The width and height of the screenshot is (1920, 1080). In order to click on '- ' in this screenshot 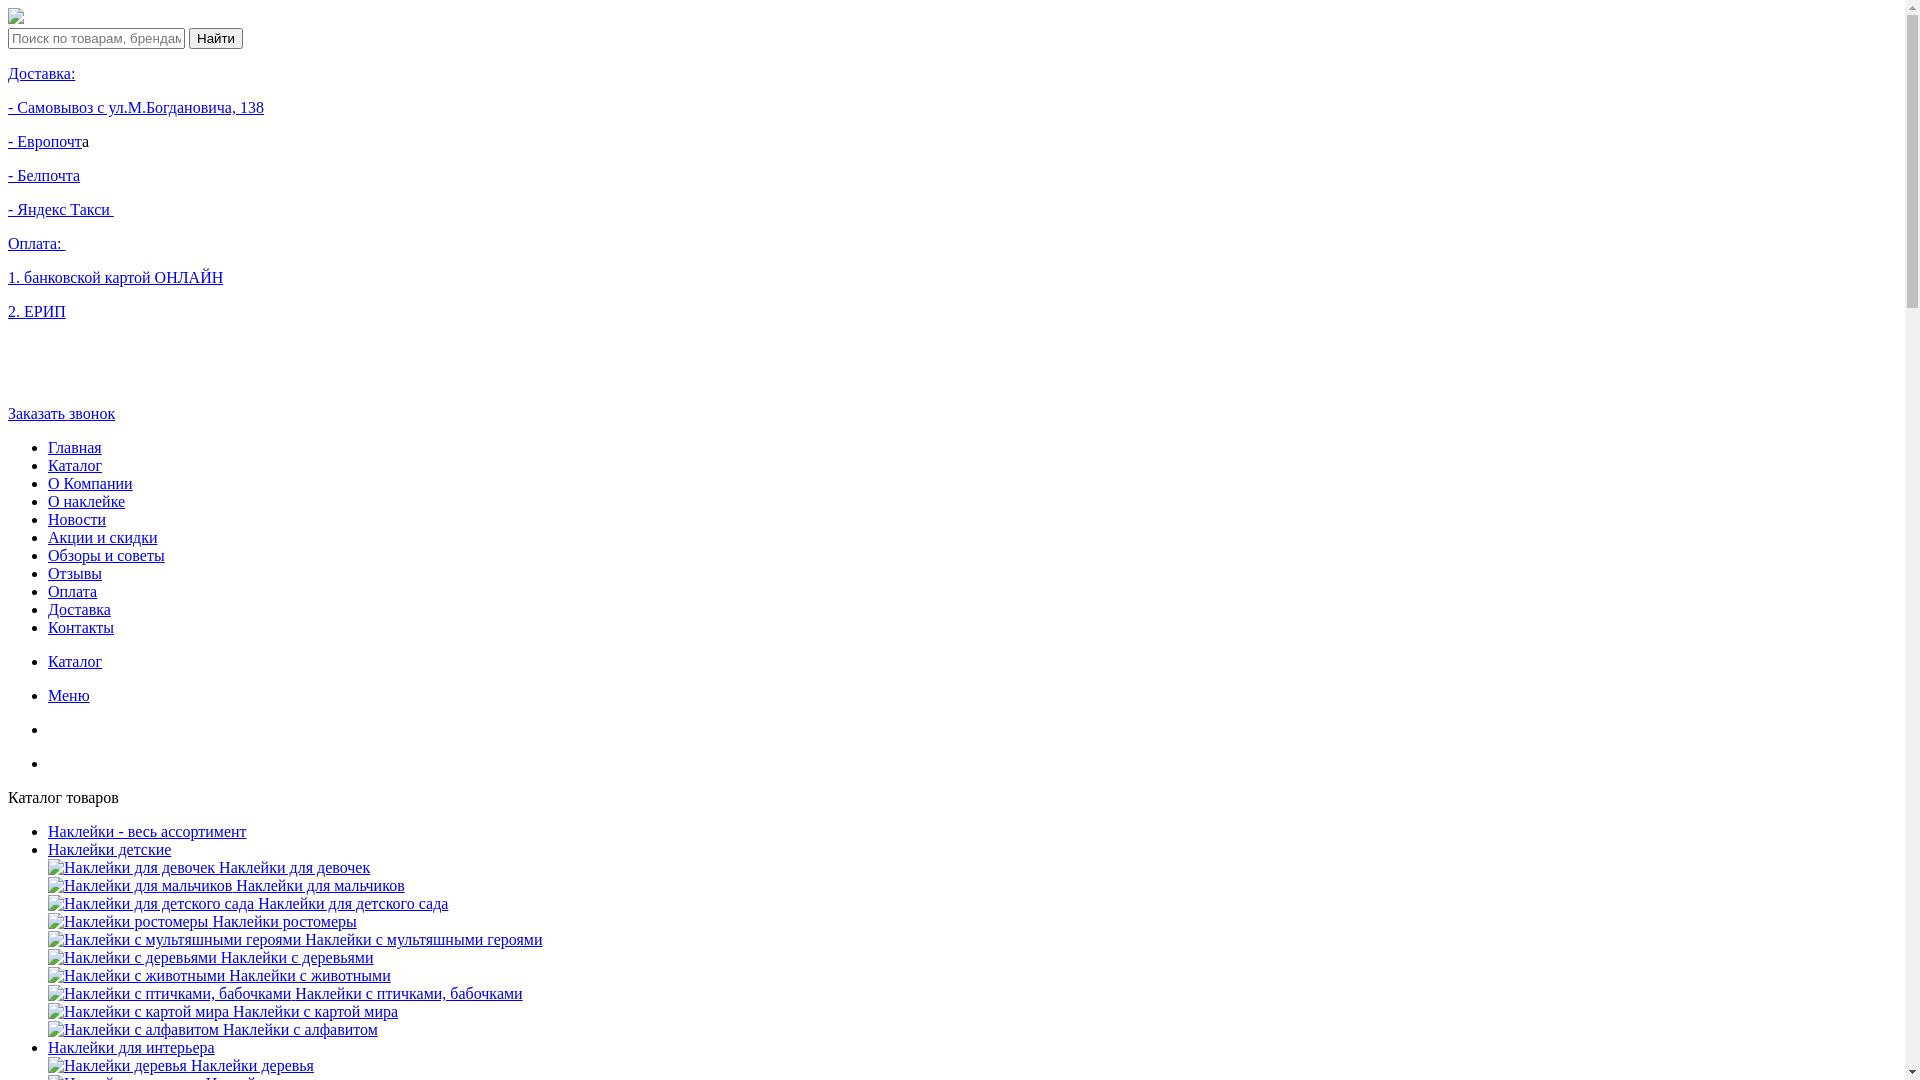, I will do `click(12, 140)`.